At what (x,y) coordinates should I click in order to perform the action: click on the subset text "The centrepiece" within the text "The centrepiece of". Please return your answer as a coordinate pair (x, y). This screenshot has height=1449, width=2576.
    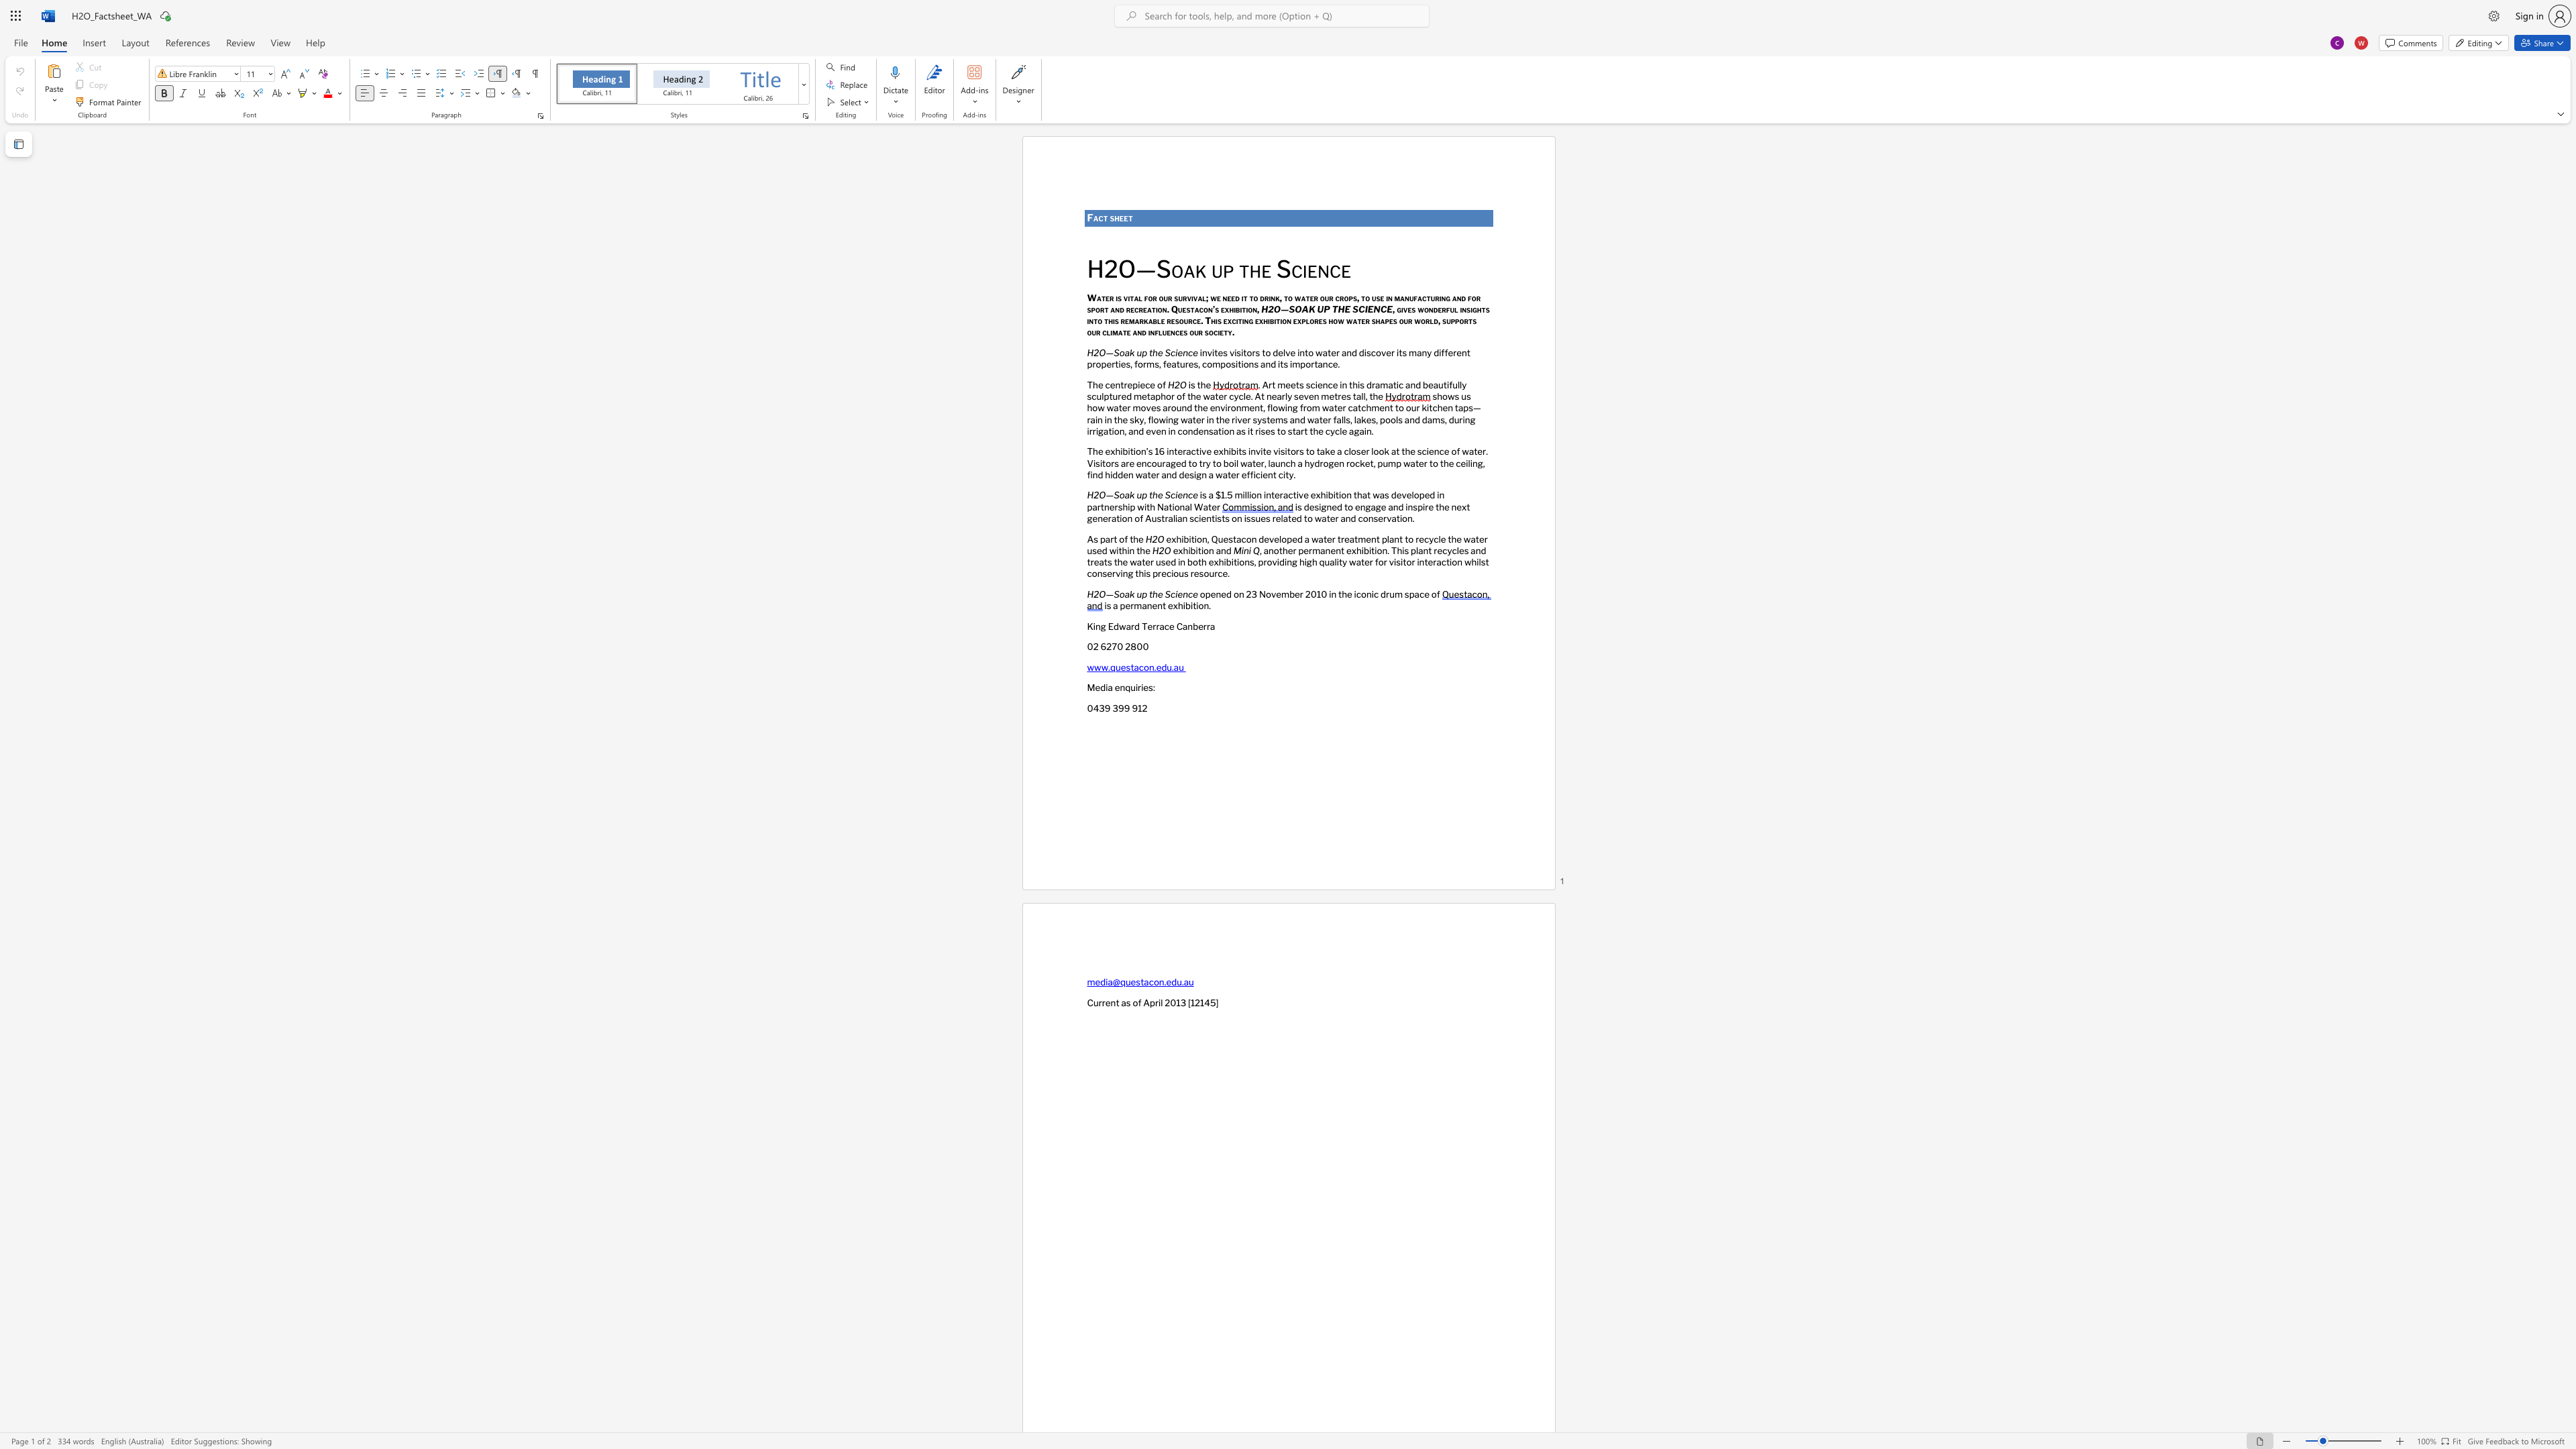
    Looking at the image, I should click on (1087, 384).